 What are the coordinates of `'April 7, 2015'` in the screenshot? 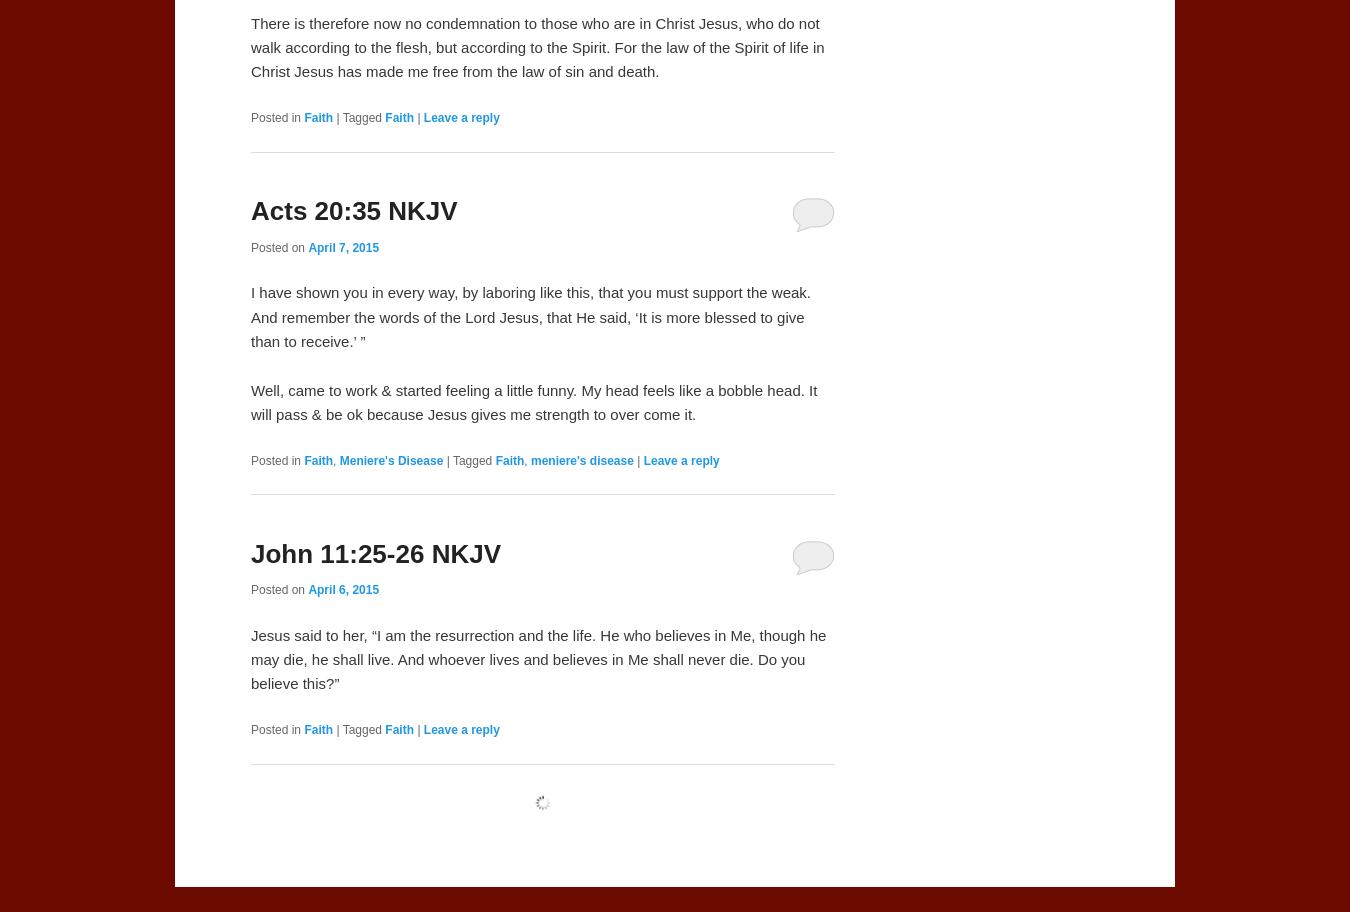 It's located at (306, 246).